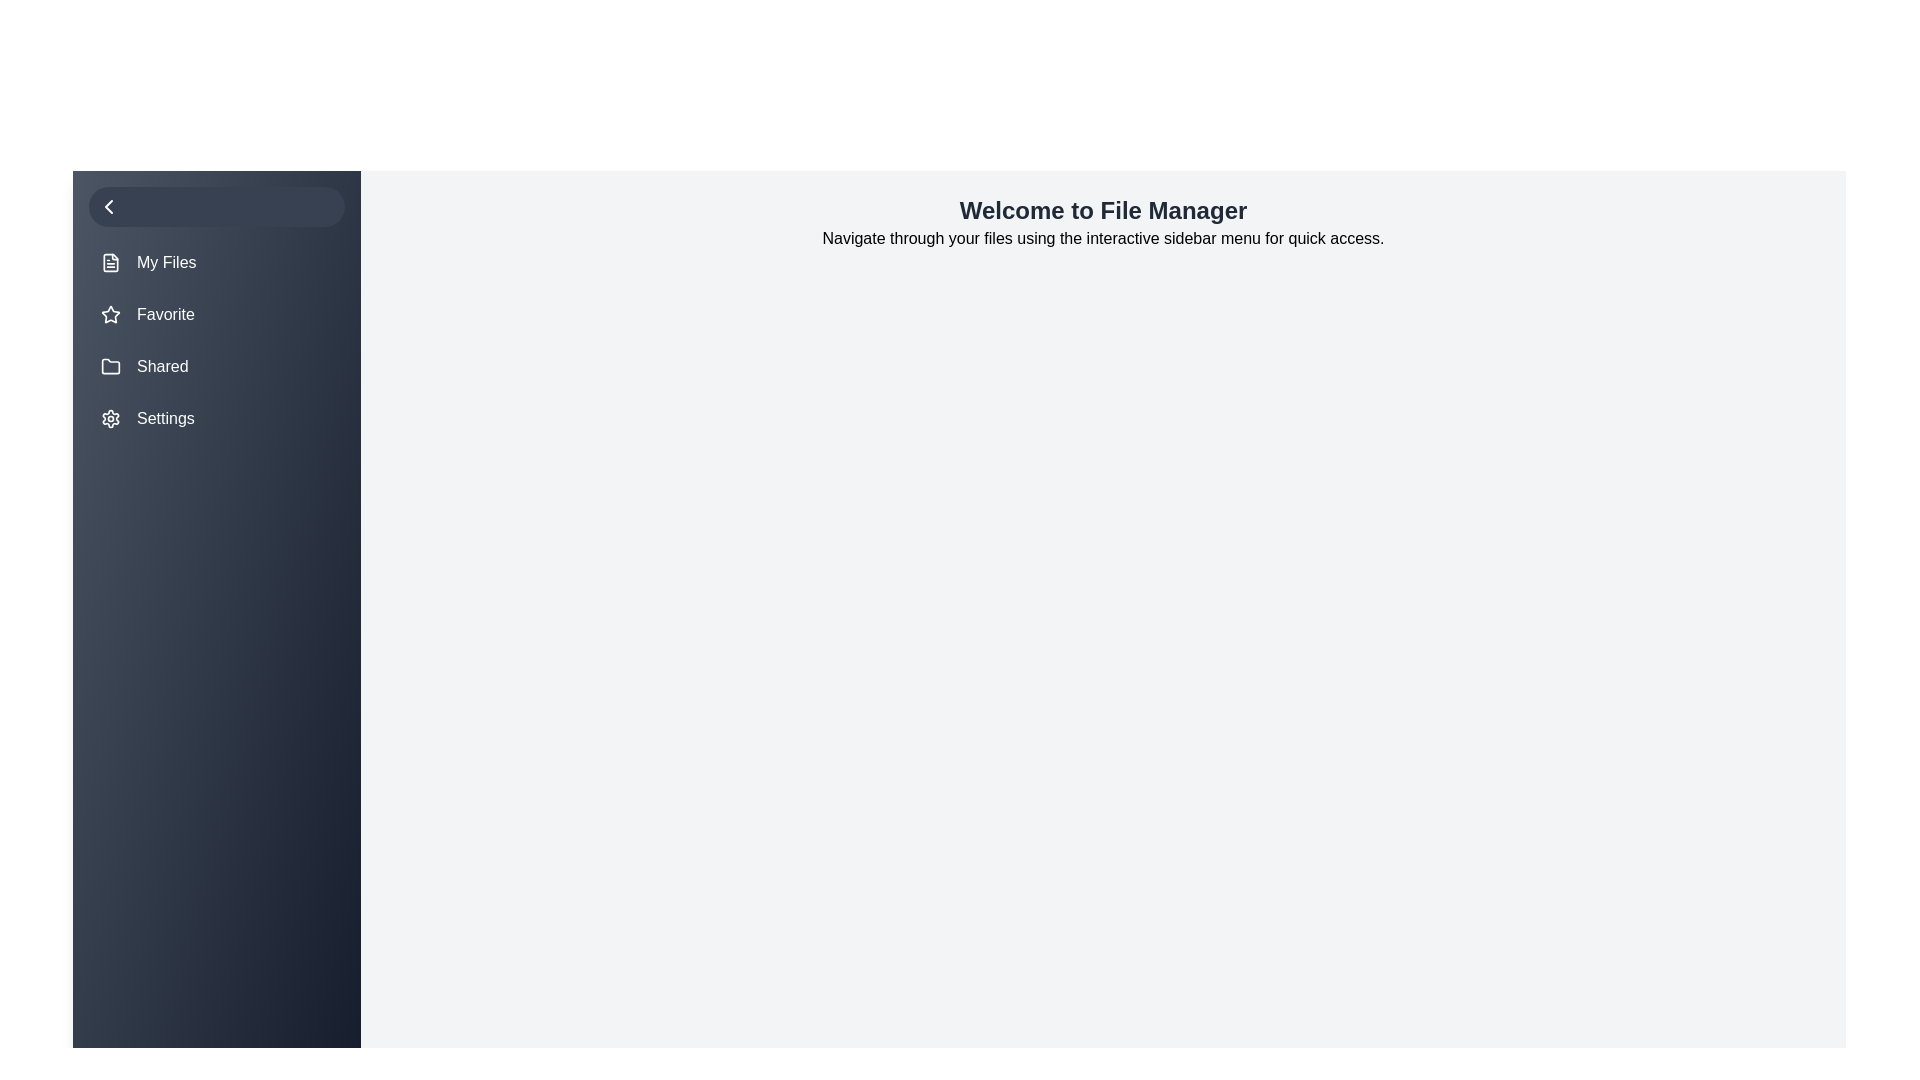  I want to click on the menu item Shared to highlight it, so click(216, 366).